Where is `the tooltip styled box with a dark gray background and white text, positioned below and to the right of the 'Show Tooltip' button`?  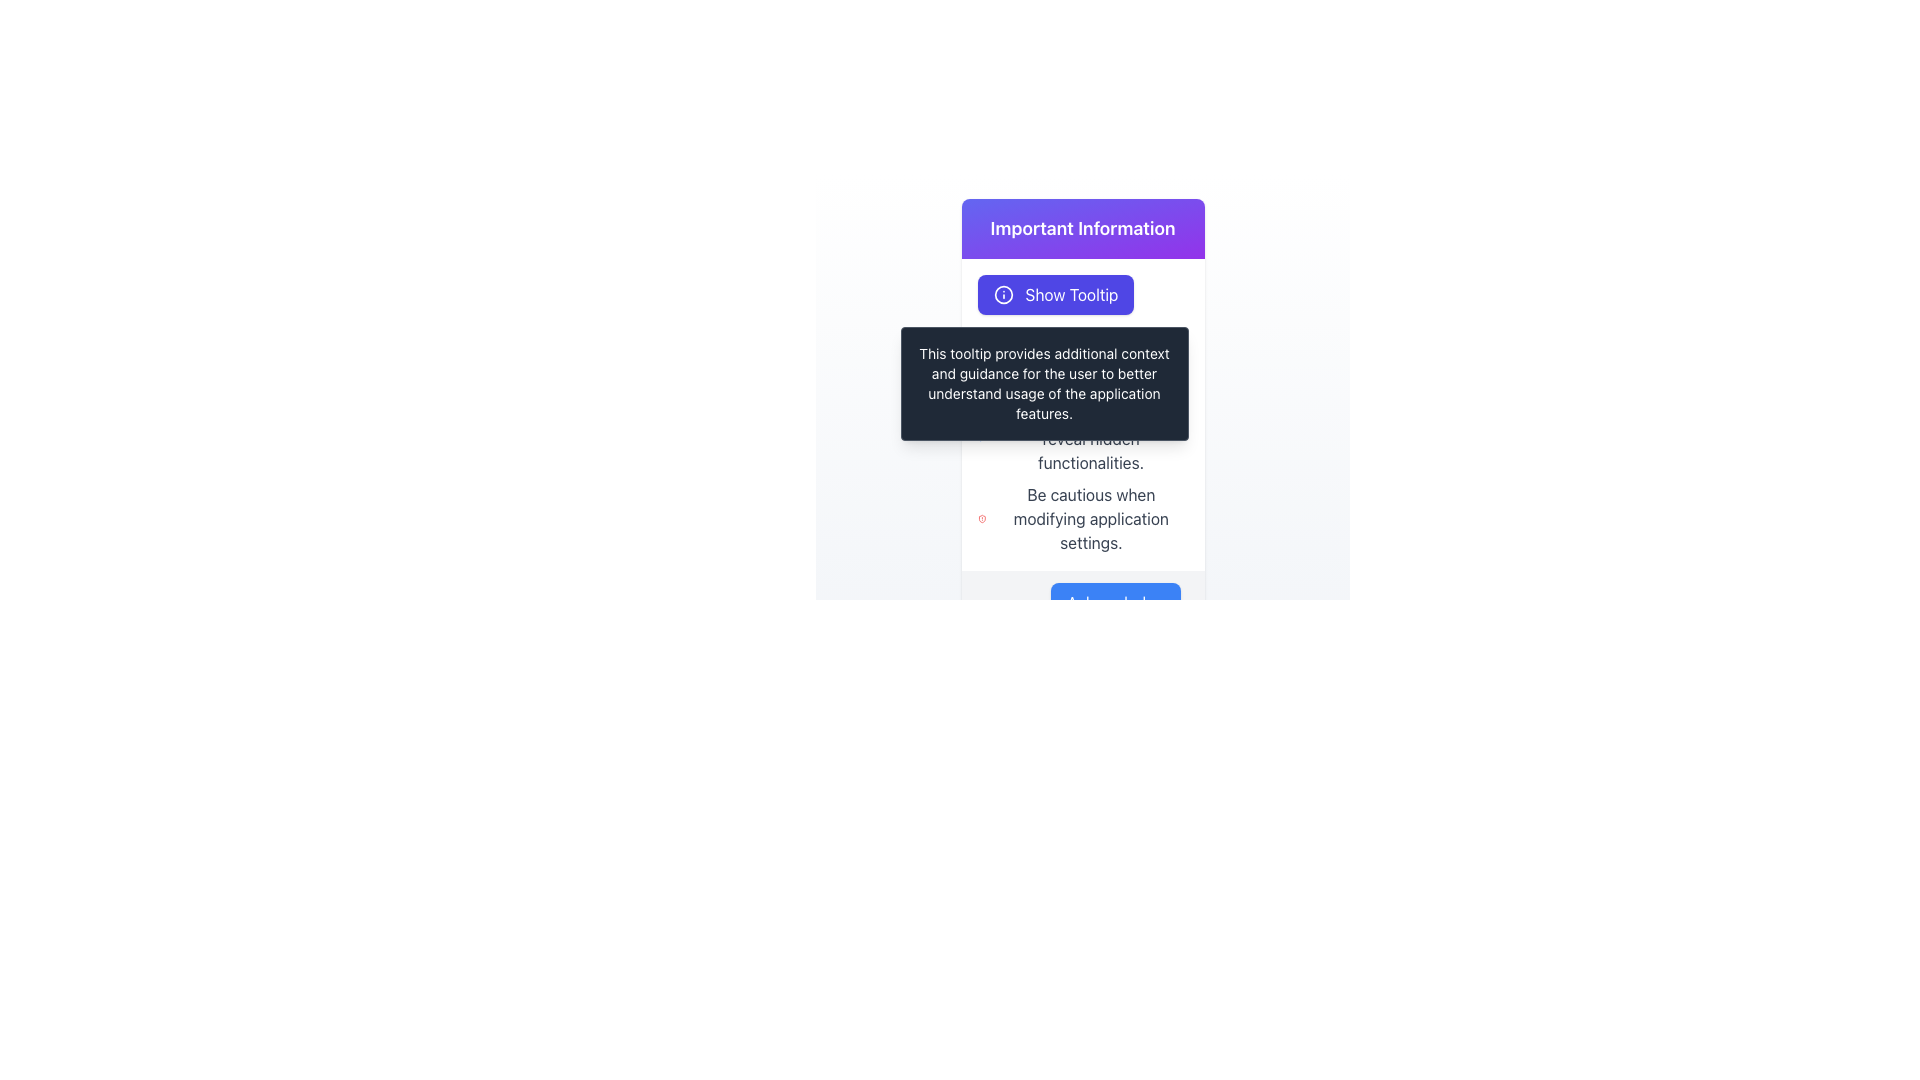
the tooltip styled box with a dark gray background and white text, positioned below and to the right of the 'Show Tooltip' button is located at coordinates (1043, 384).